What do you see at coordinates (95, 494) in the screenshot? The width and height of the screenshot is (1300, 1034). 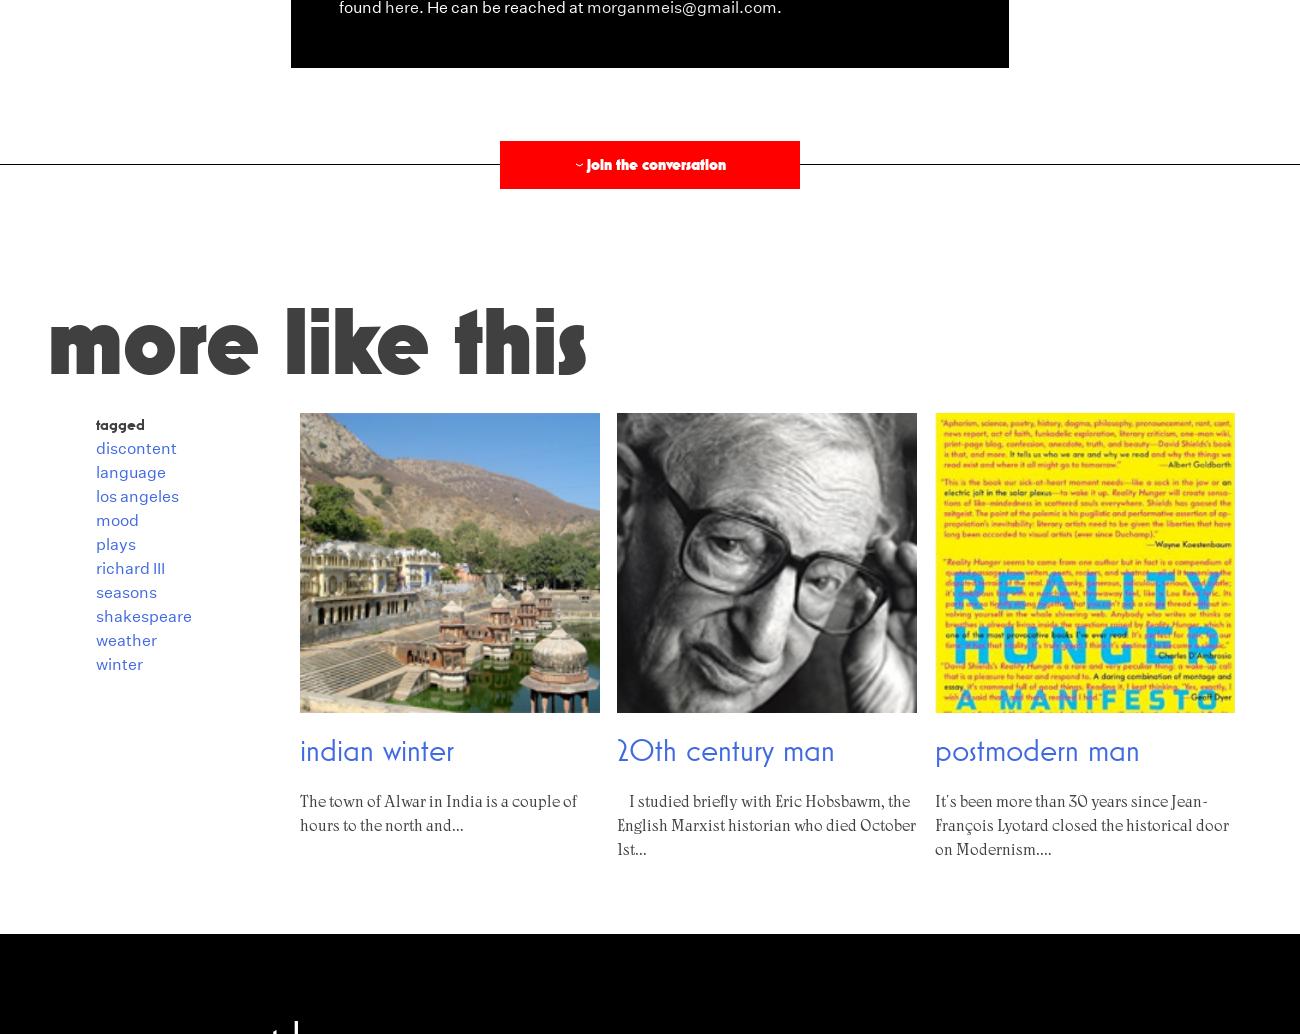 I see `'los angeles'` at bounding box center [95, 494].